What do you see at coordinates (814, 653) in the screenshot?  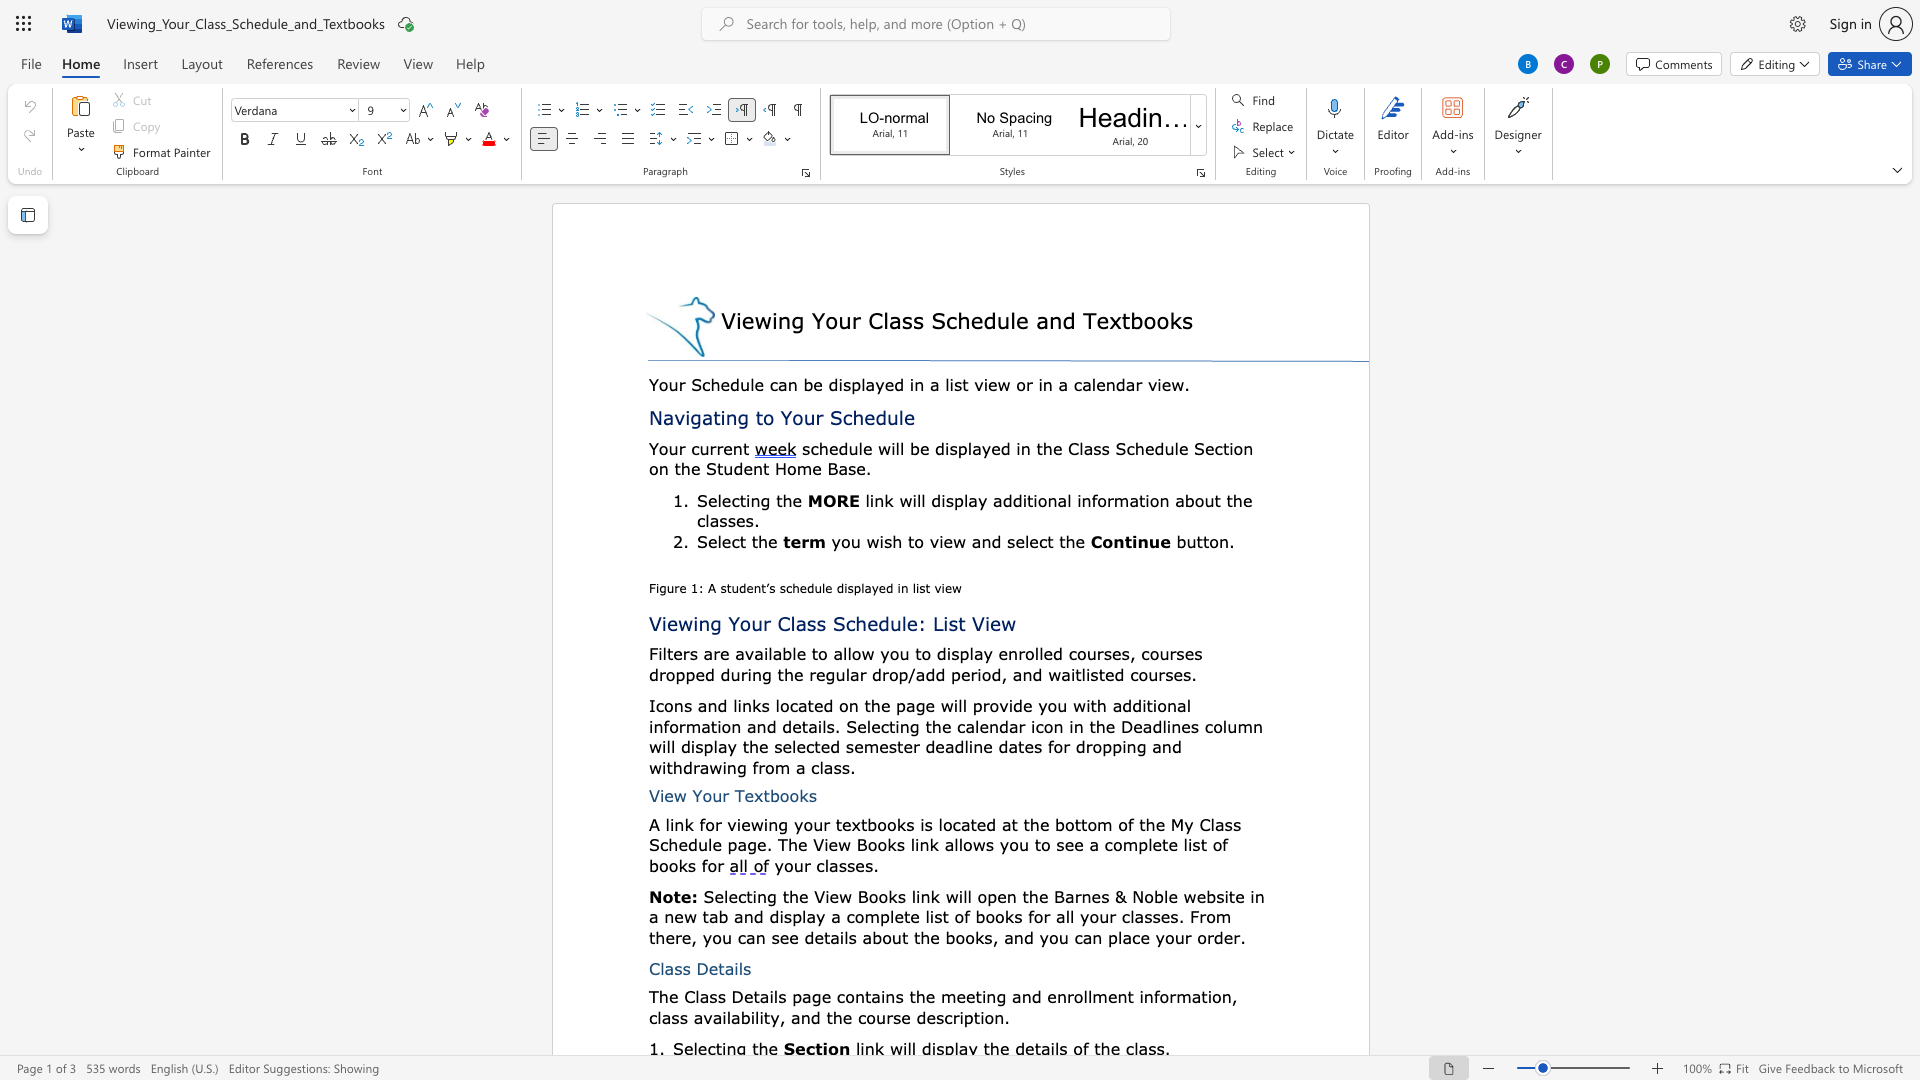 I see `the 2th character "t" in the text` at bounding box center [814, 653].